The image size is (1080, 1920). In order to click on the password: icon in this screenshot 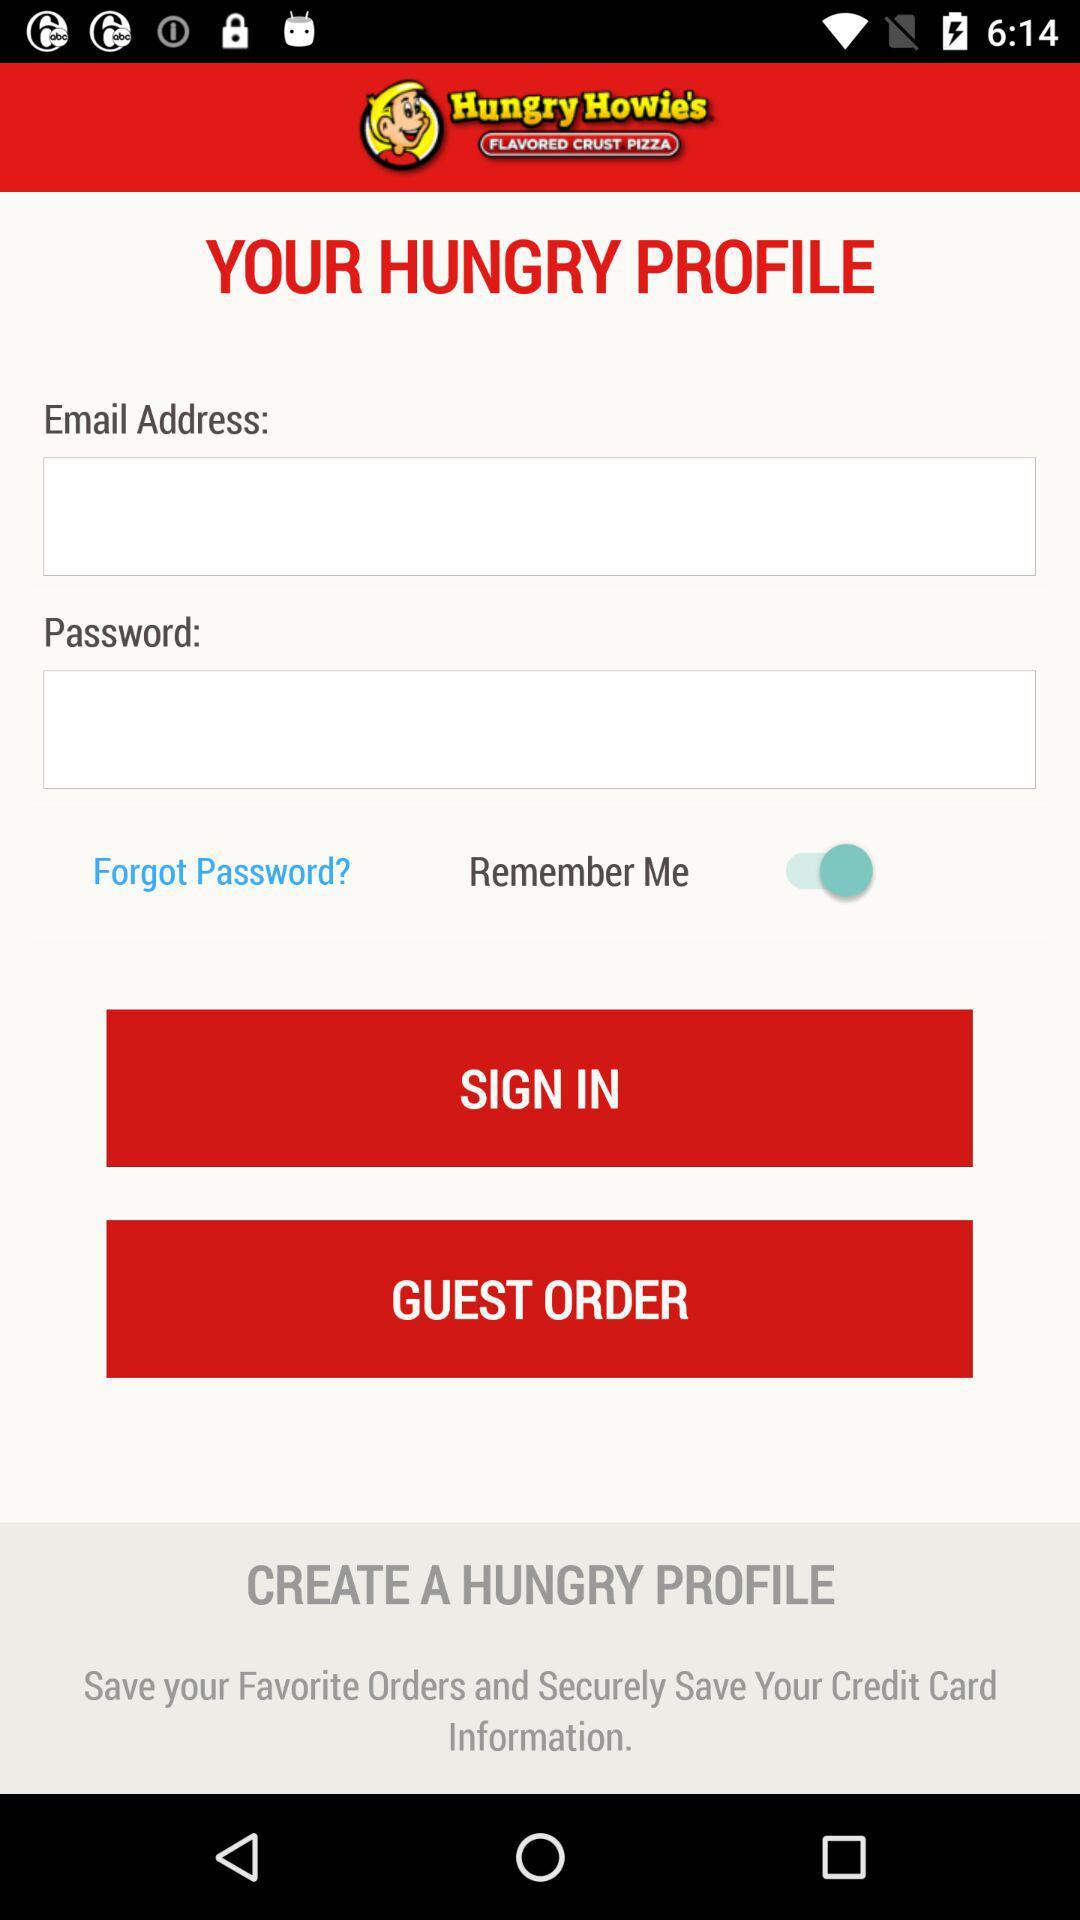, I will do `click(160, 630)`.